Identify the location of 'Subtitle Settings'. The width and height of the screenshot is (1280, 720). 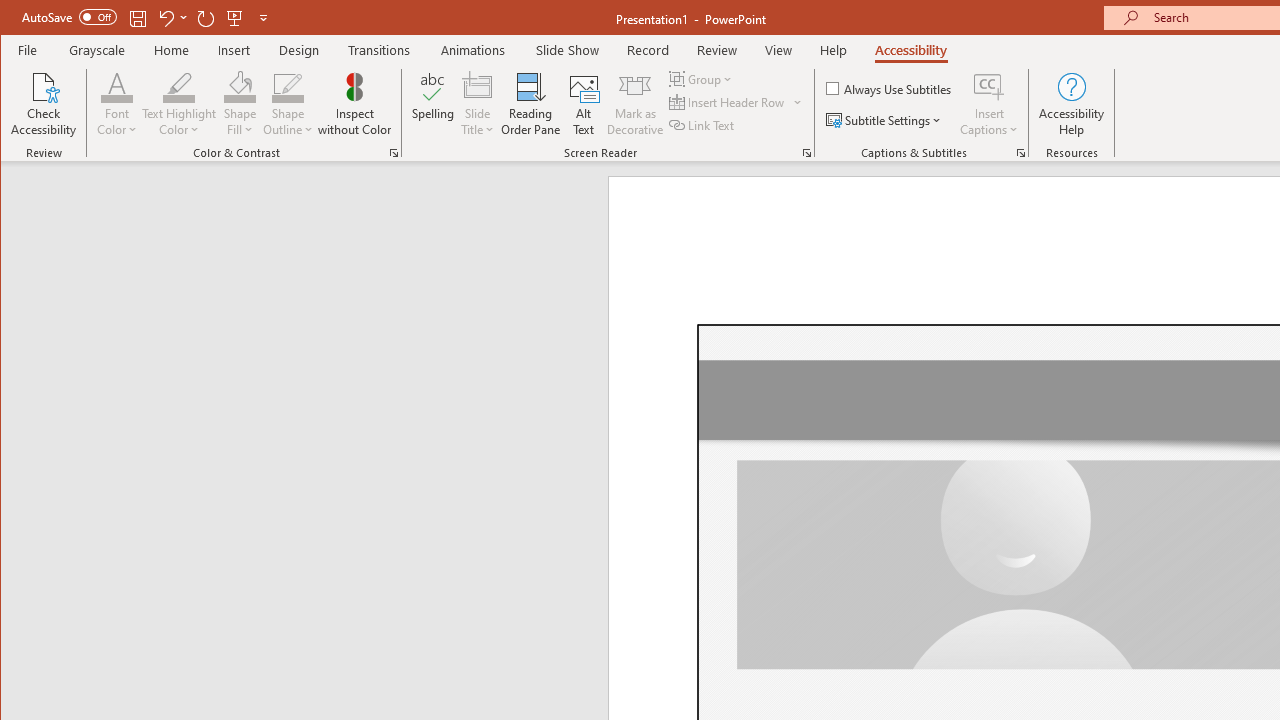
(884, 120).